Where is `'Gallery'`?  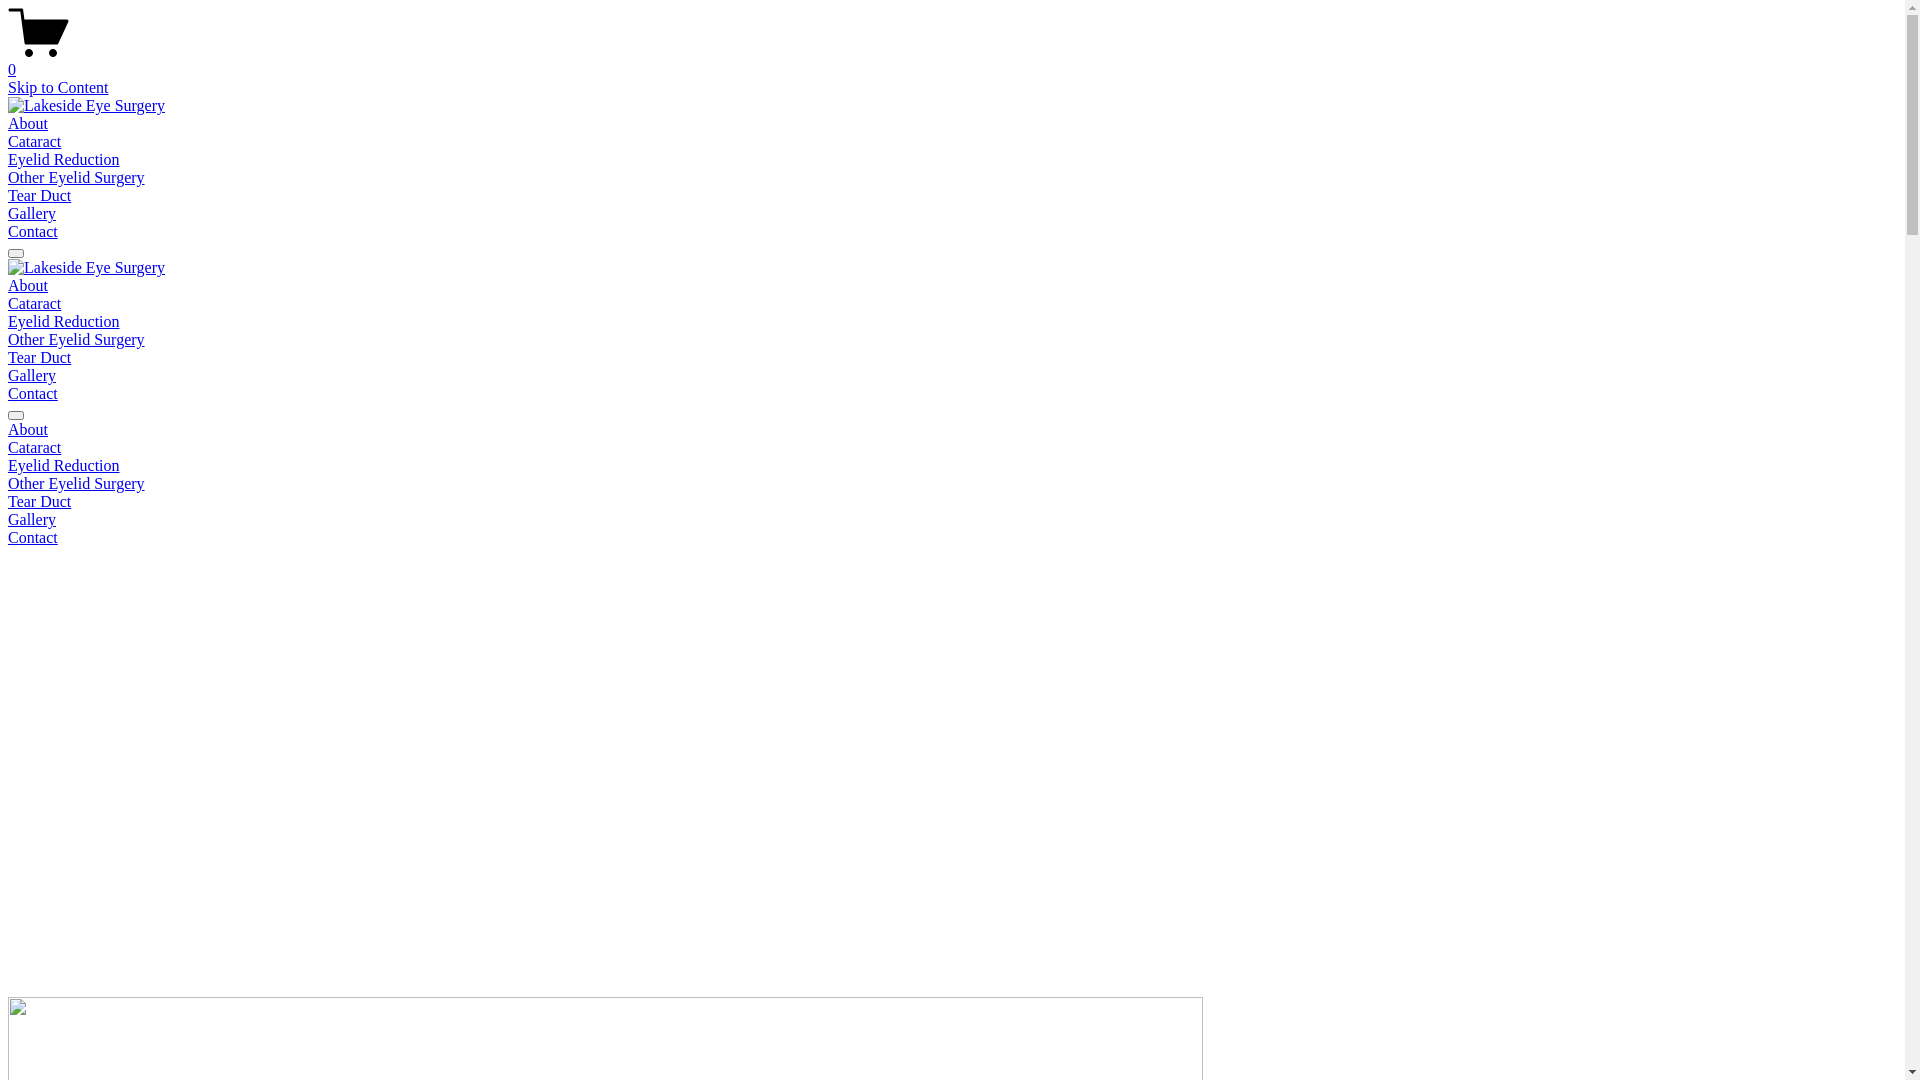
'Gallery' is located at coordinates (951, 519).